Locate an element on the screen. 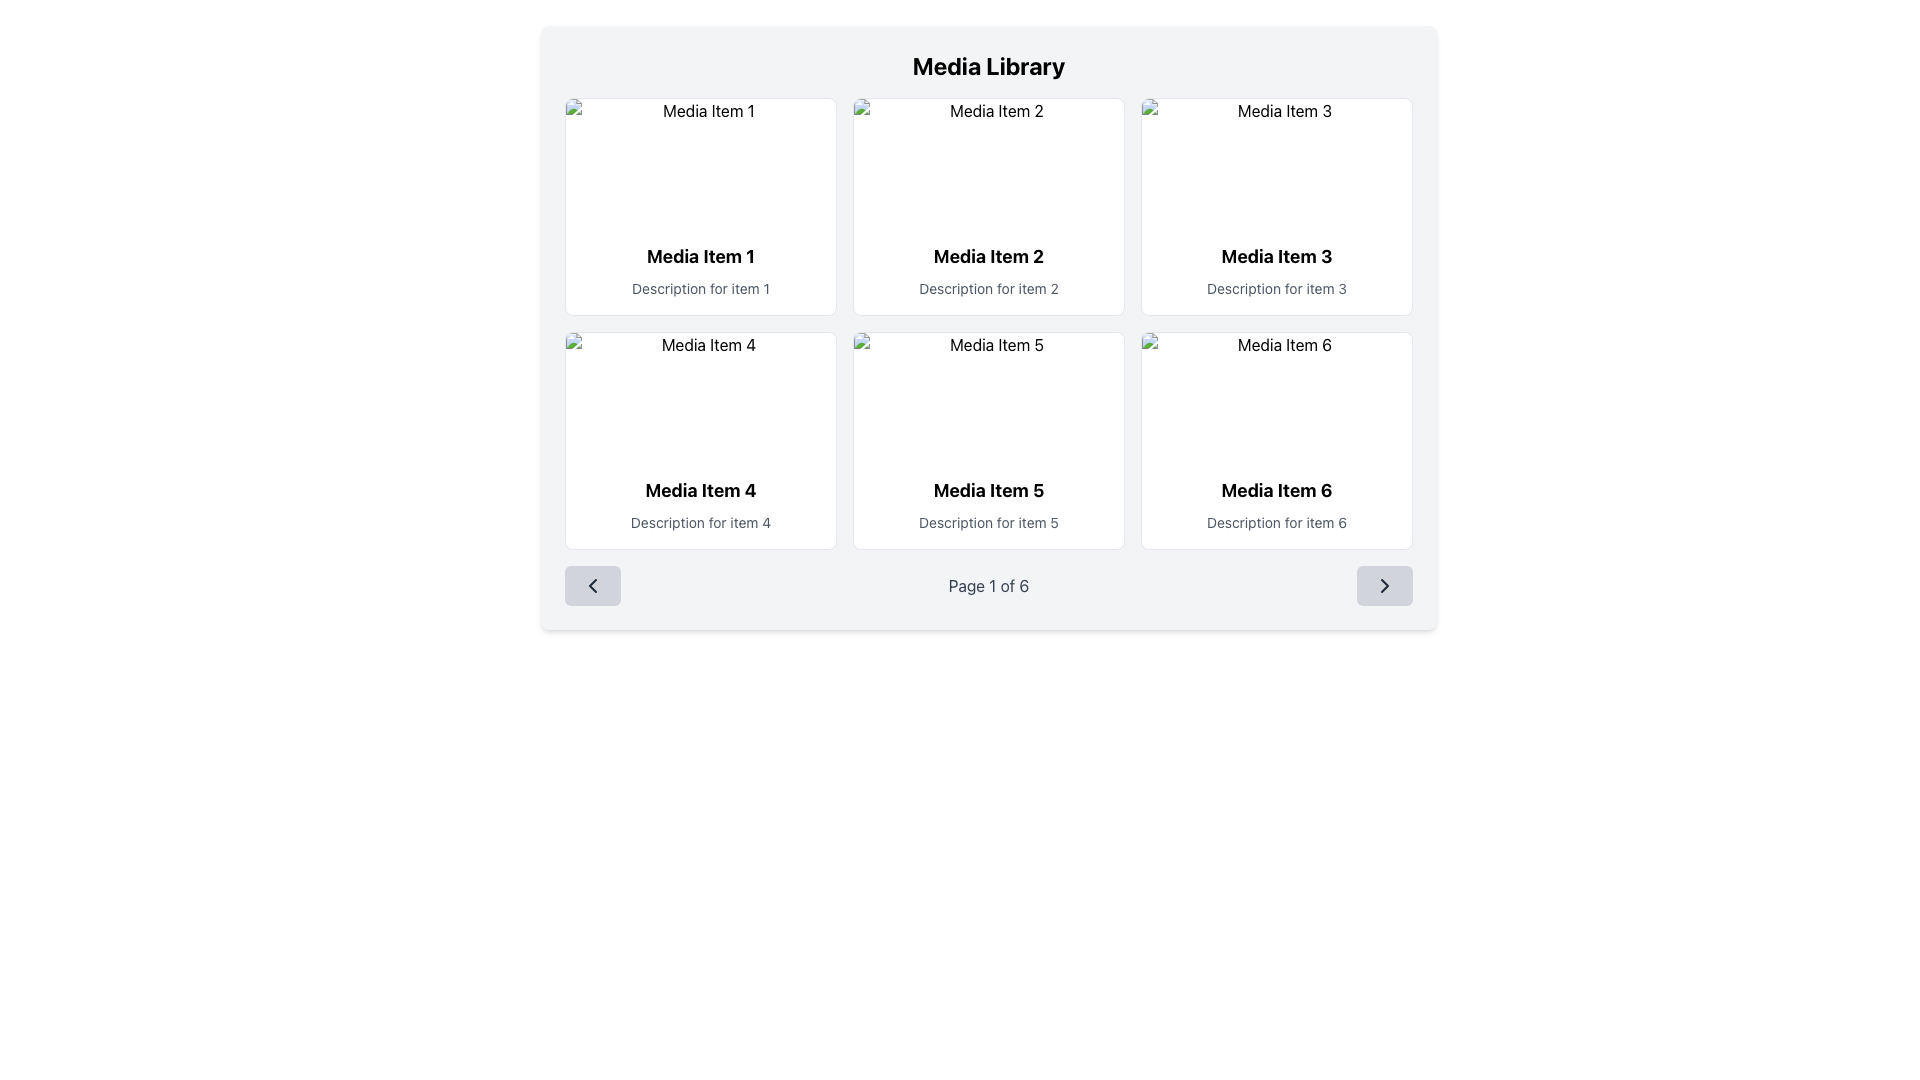  the image representing 'Media Item 5', which is located in the middle row and center column of the media items grid is located at coordinates (988, 397).